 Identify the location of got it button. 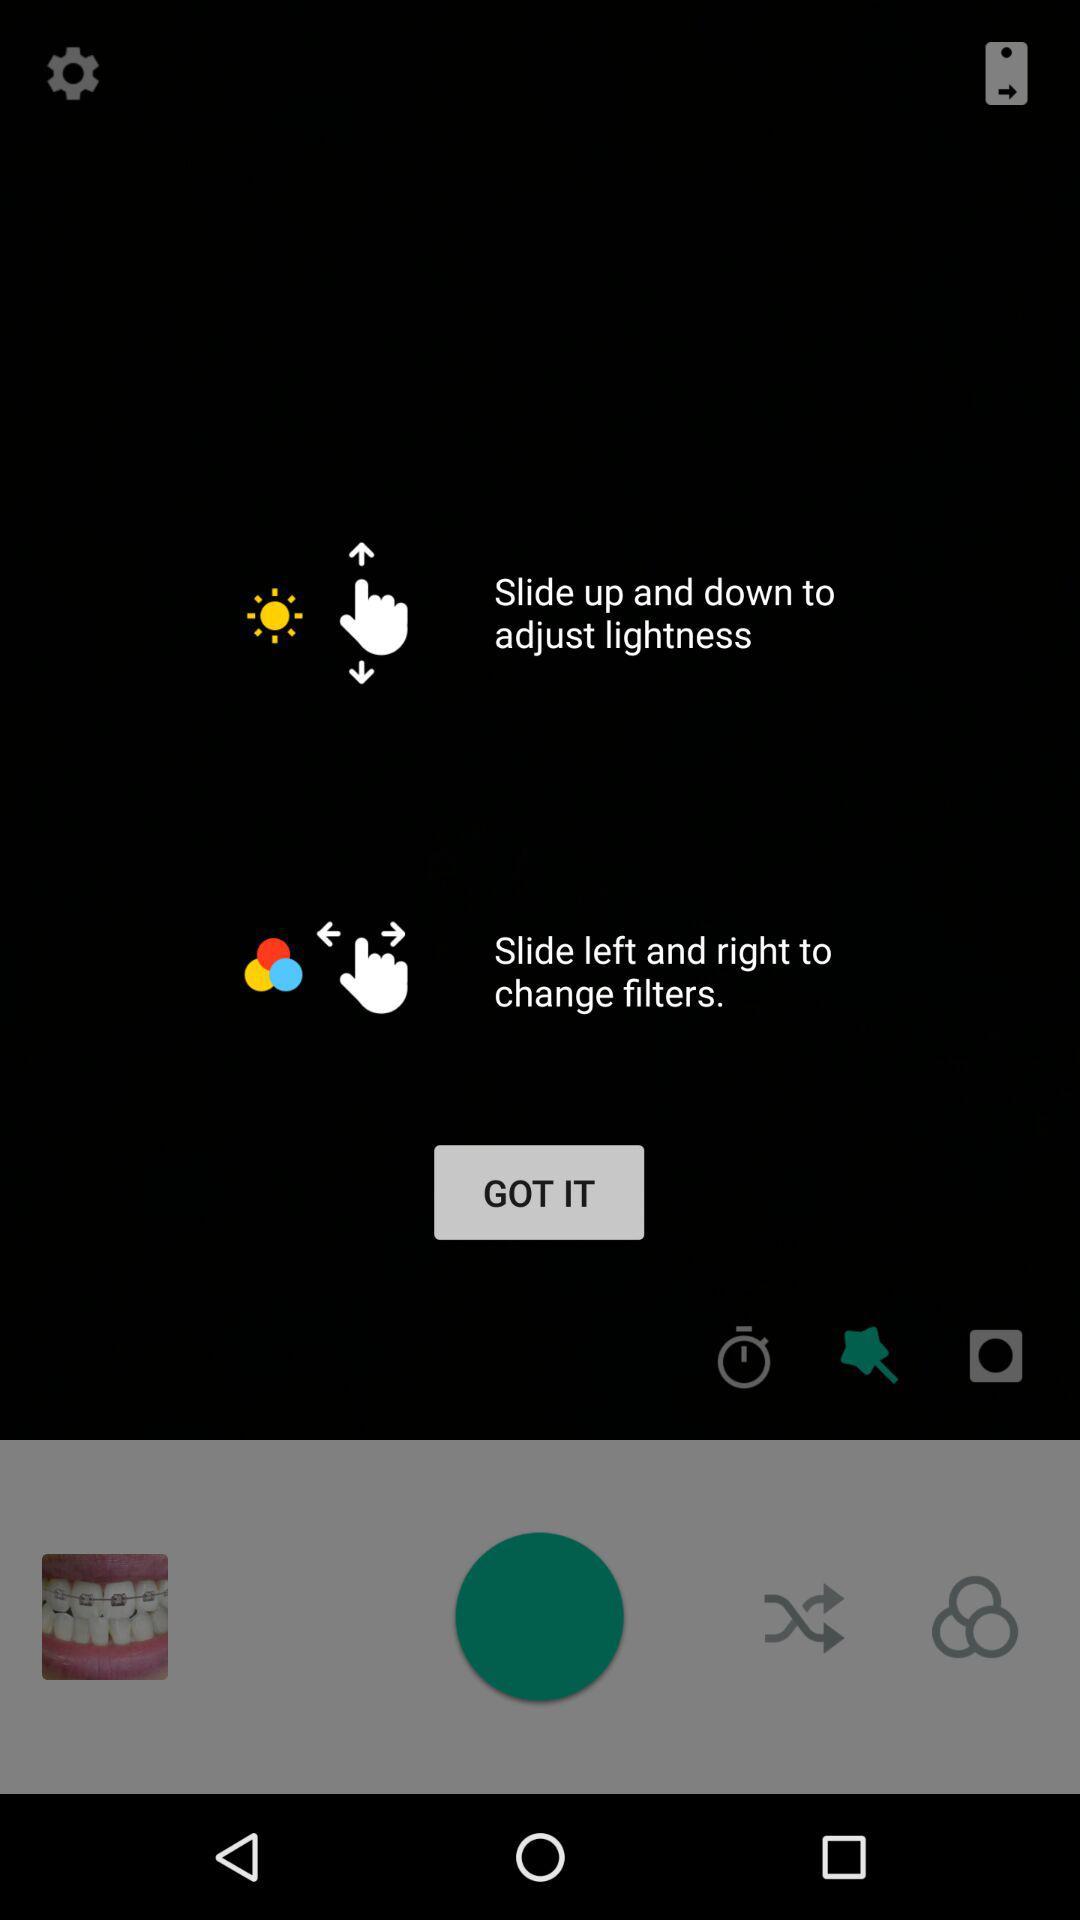
(538, 1192).